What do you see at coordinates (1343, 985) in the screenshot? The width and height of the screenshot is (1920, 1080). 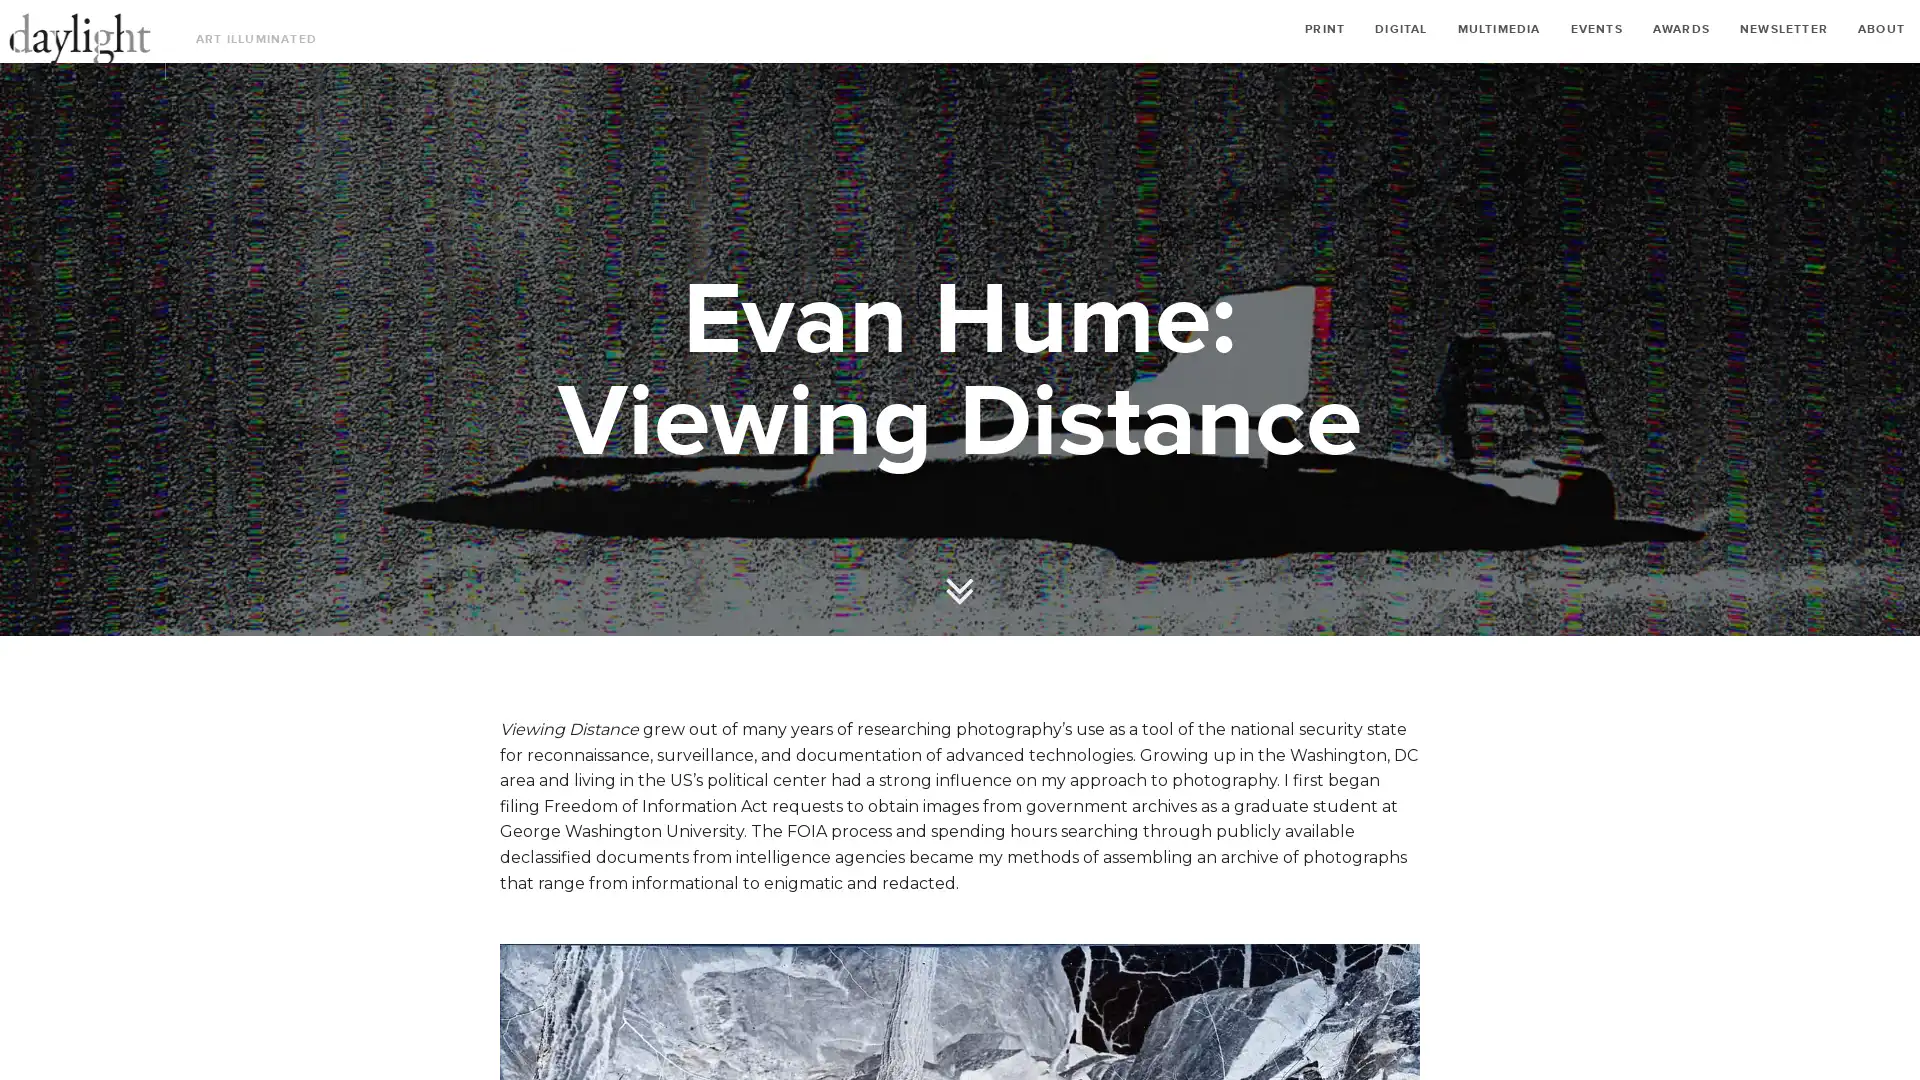 I see `Share on Facebook` at bounding box center [1343, 985].